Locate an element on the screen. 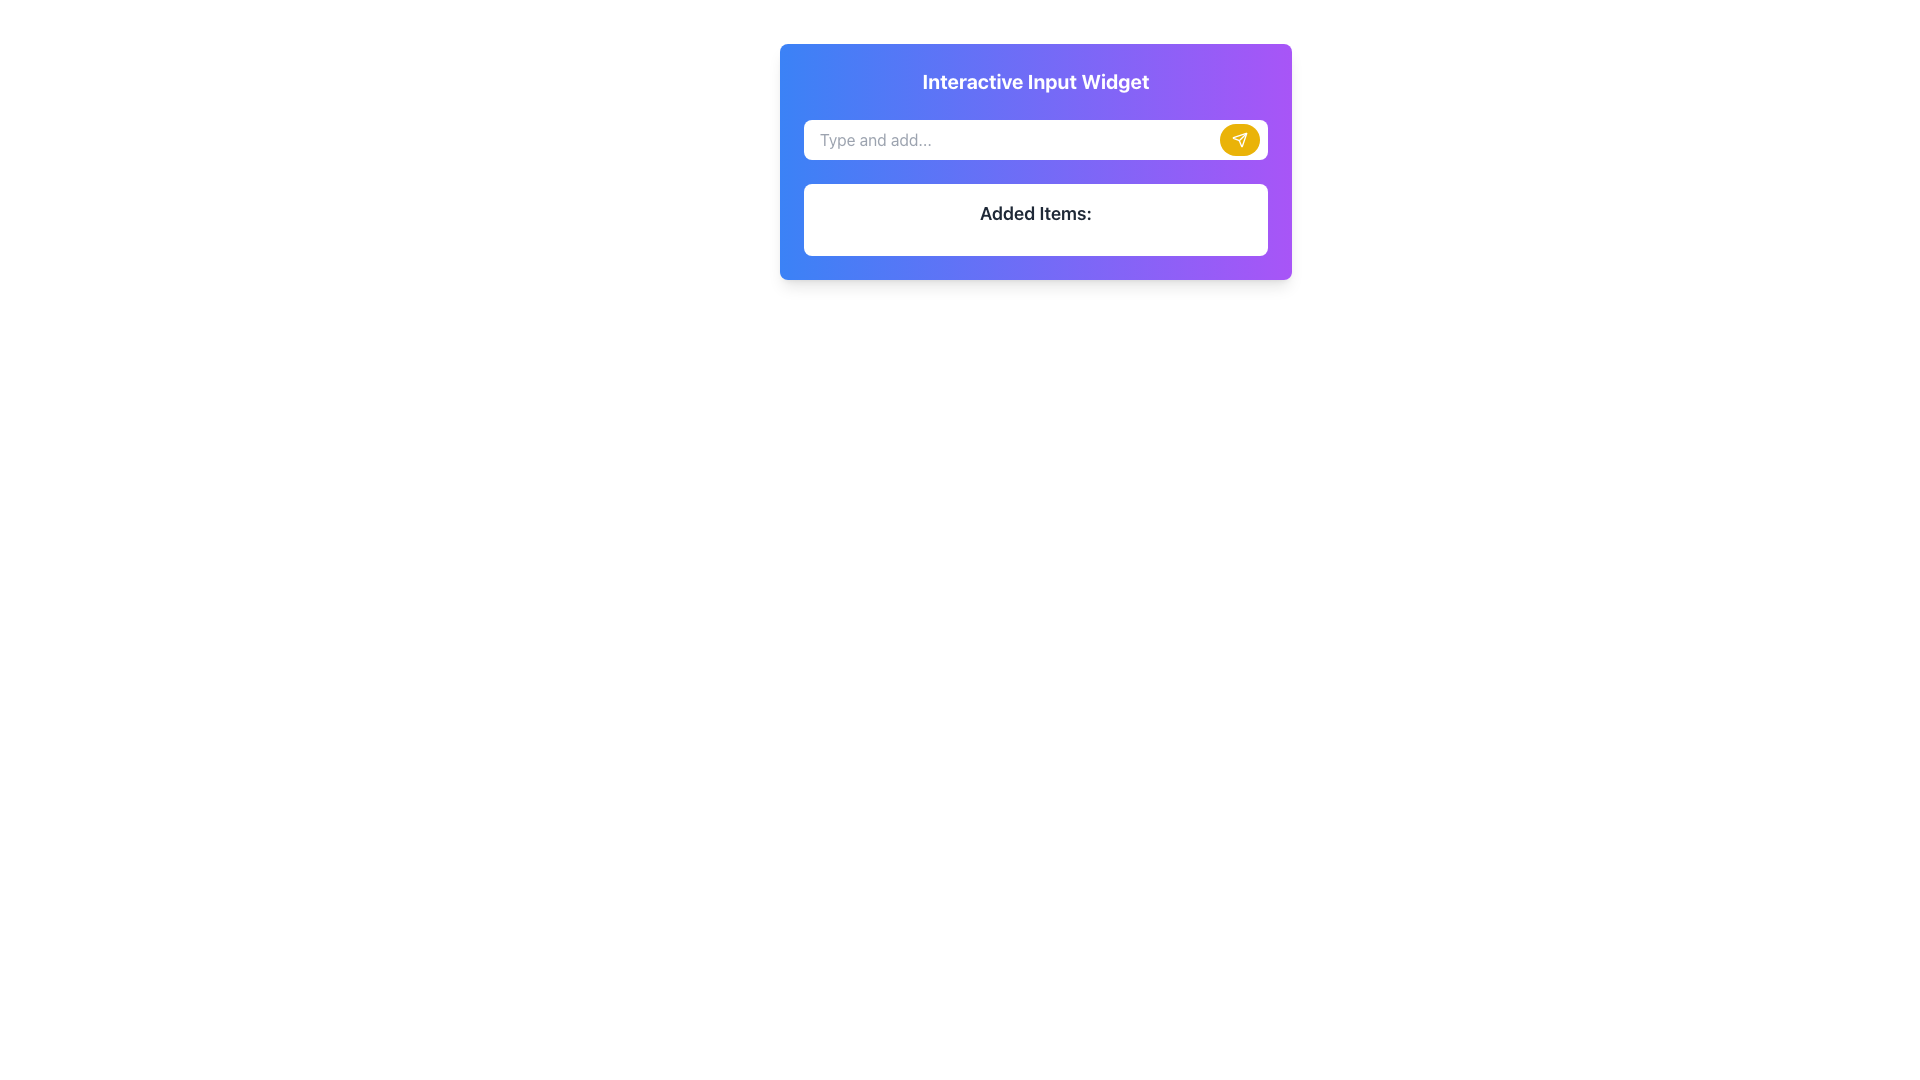 The width and height of the screenshot is (1920, 1080). the paper airplane icon on the yellow circular background located at the end of the input field to send the input is located at coordinates (1238, 138).